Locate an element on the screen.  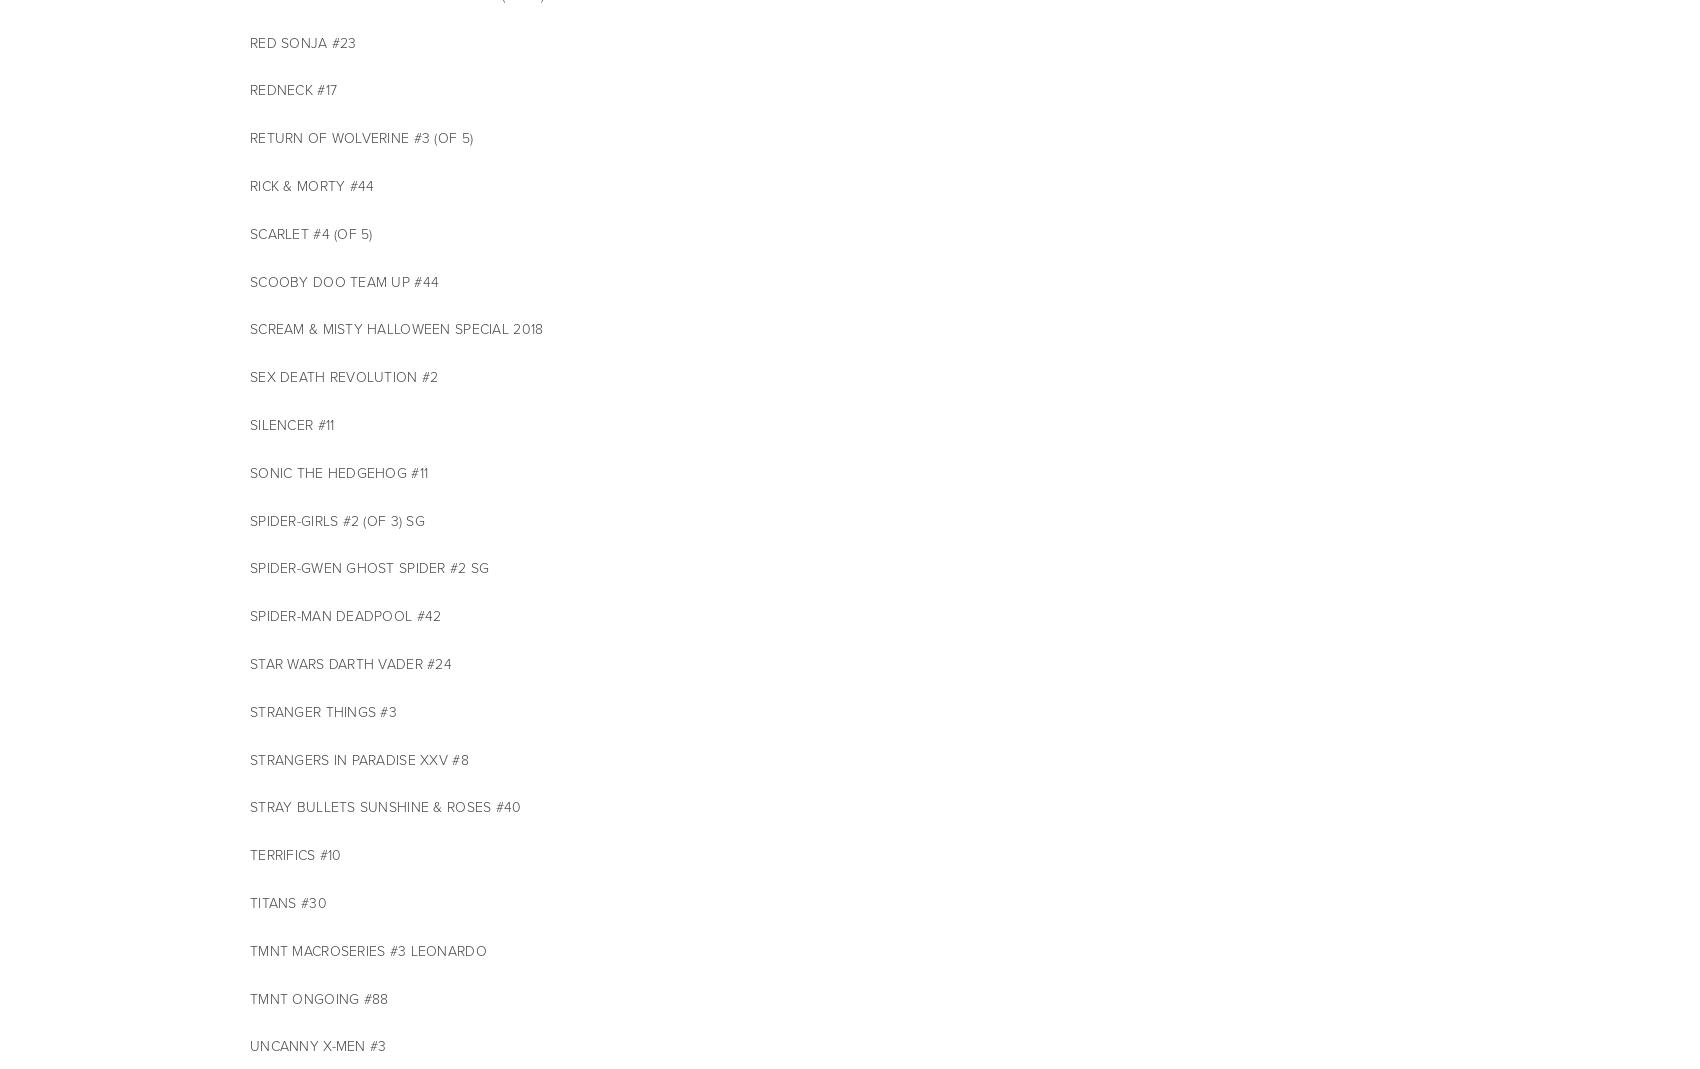
'SPIDER-GIRLS #2 (OF 3) SG' is located at coordinates (250, 519).